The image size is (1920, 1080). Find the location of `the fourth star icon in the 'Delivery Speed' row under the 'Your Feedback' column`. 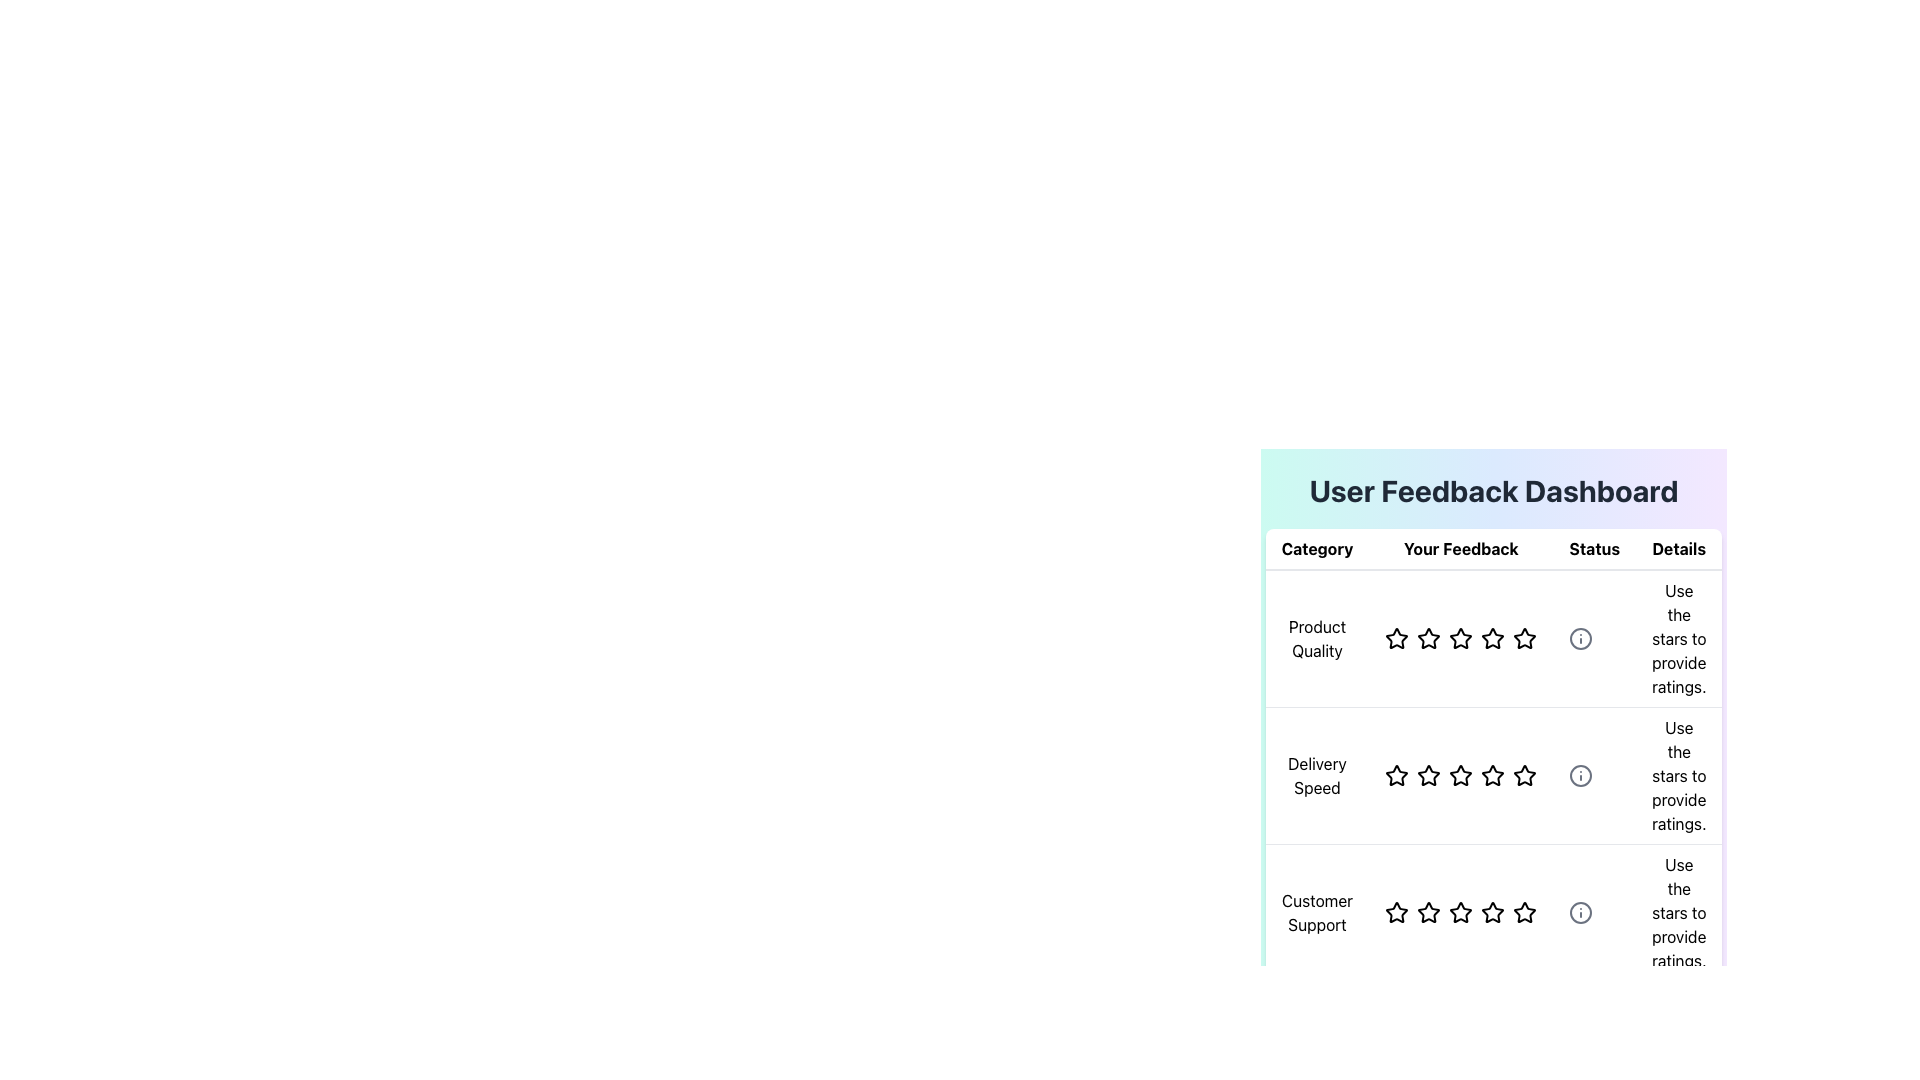

the fourth star icon in the 'Delivery Speed' row under the 'Your Feedback' column is located at coordinates (1492, 774).